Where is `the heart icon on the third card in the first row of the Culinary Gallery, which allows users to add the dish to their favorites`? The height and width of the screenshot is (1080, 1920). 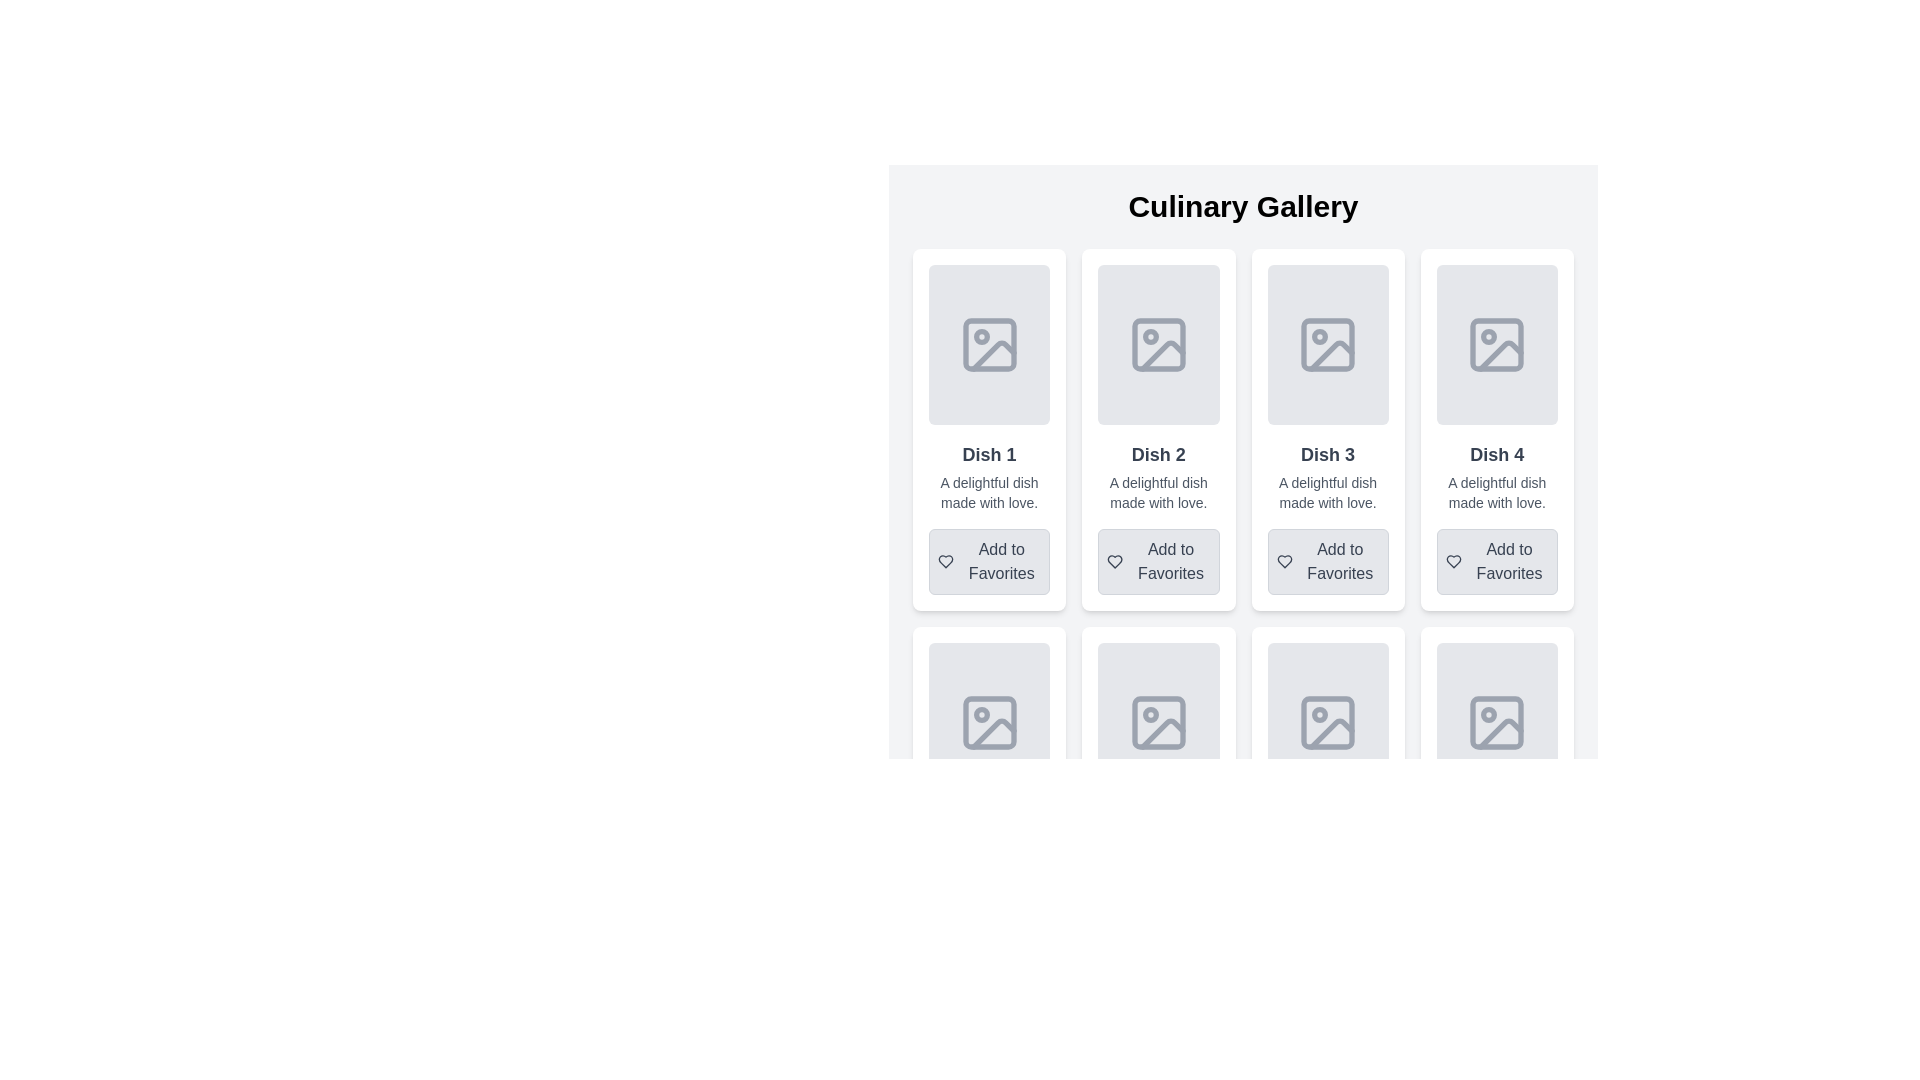 the heart icon on the third card in the first row of the Culinary Gallery, which allows users to add the dish to their favorites is located at coordinates (1328, 428).